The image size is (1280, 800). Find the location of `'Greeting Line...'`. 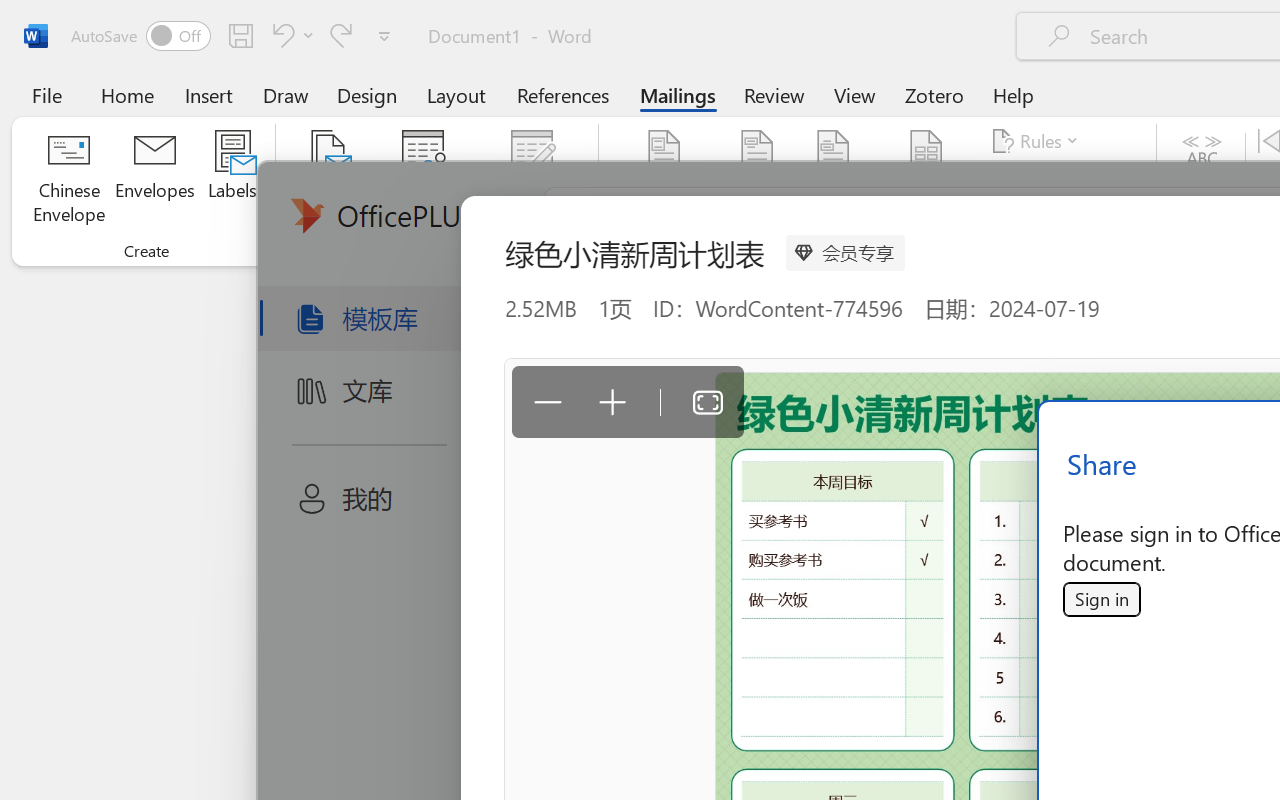

'Greeting Line...' is located at coordinates (833, 179).